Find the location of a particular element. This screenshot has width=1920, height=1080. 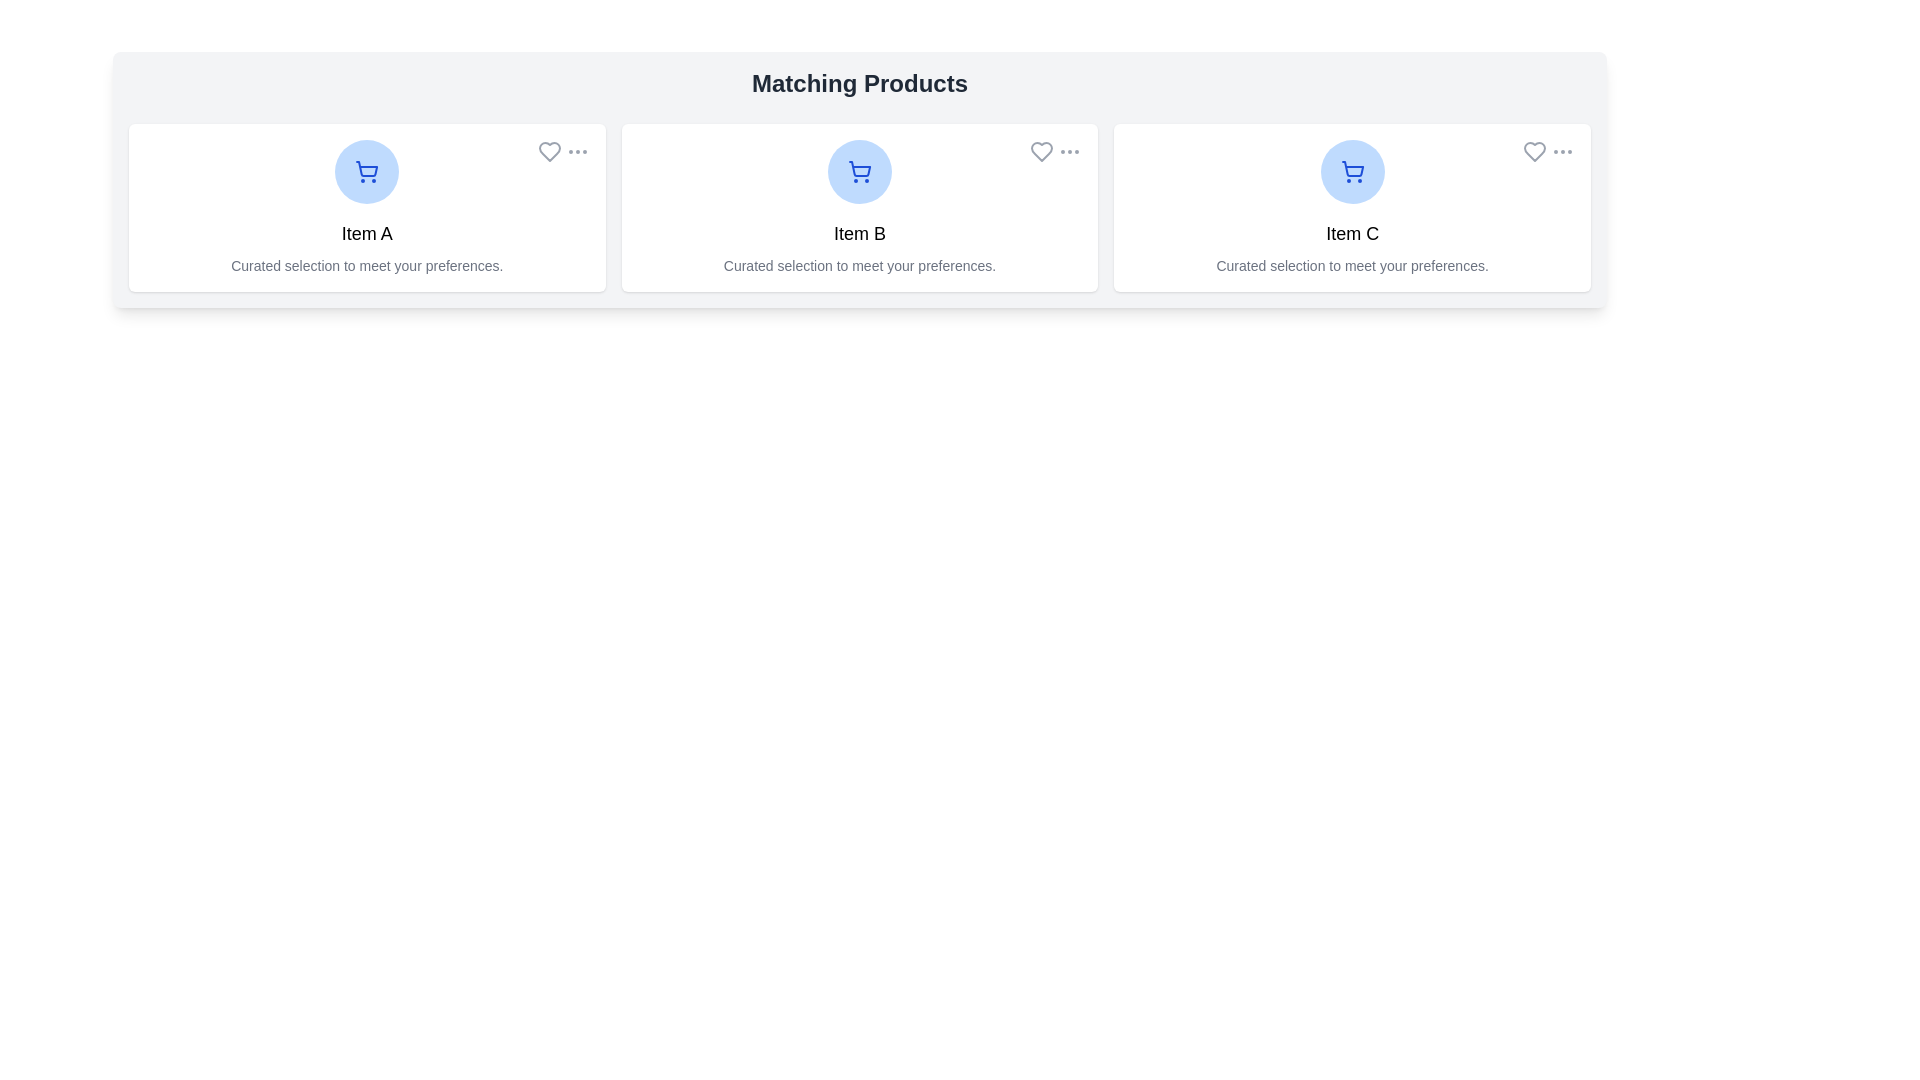

the heart button to favorite the product Item A is located at coordinates (549, 150).